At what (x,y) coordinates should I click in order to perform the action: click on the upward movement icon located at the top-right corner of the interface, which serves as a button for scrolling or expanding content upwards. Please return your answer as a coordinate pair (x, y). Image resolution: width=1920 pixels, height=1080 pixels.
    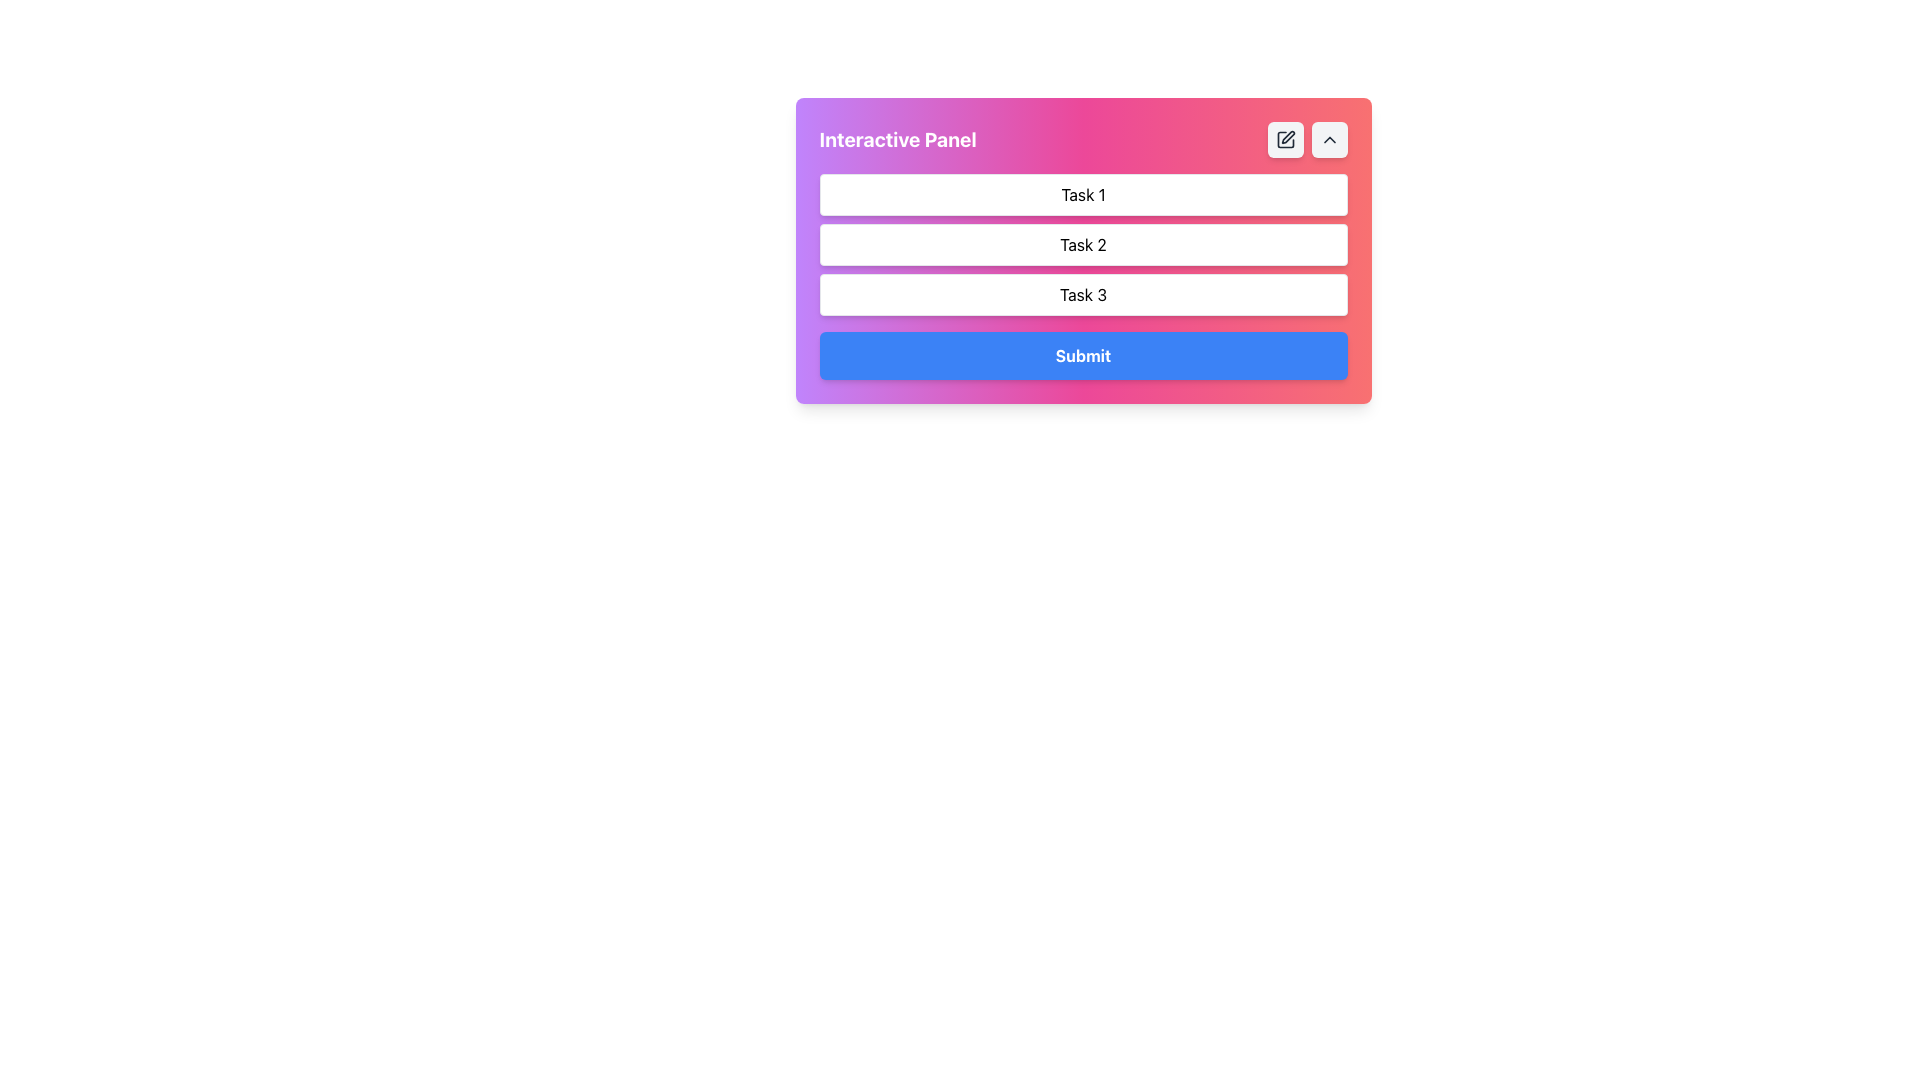
    Looking at the image, I should click on (1329, 138).